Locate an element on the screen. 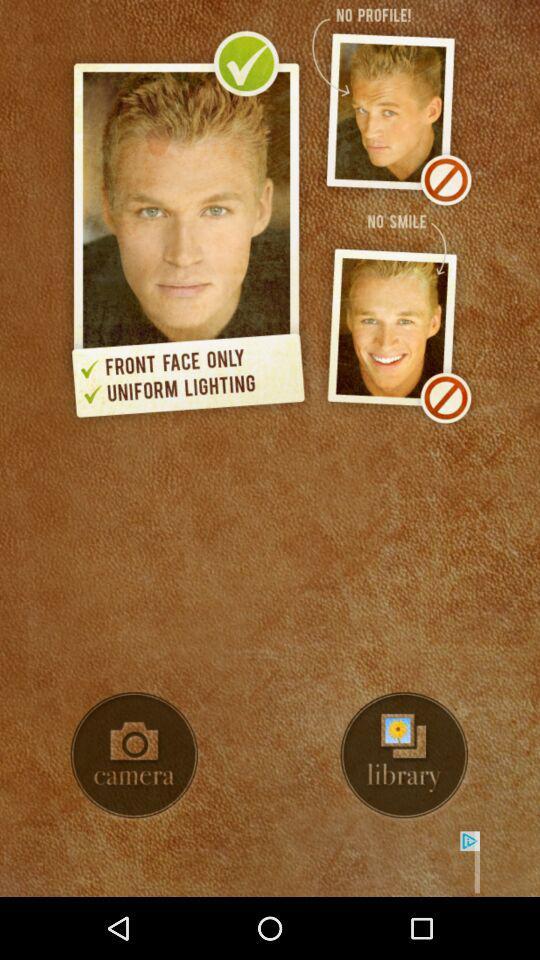 Image resolution: width=540 pixels, height=960 pixels. the button at the bottom left corner is located at coordinates (135, 754).